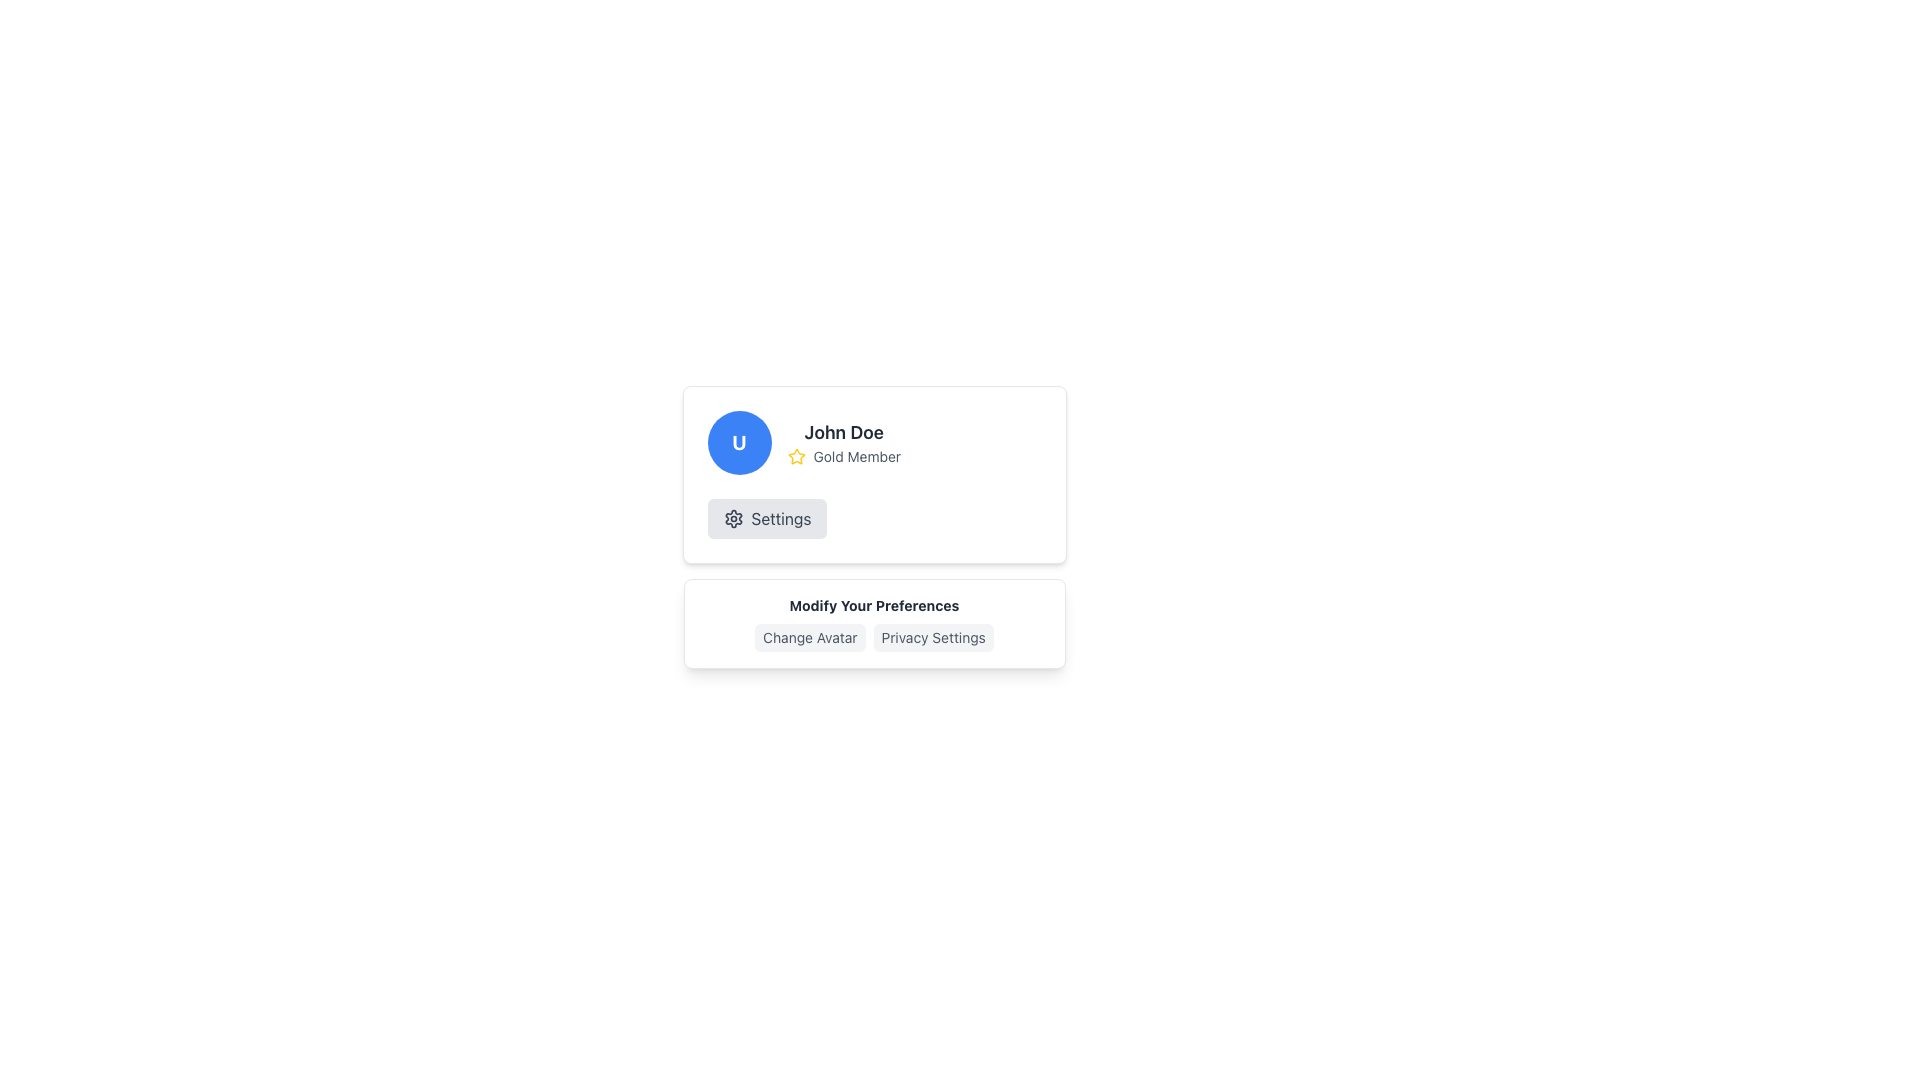 The width and height of the screenshot is (1920, 1080). I want to click on the small gear icon representing settings functionalities, which is located above the text 'Settings', so click(732, 518).